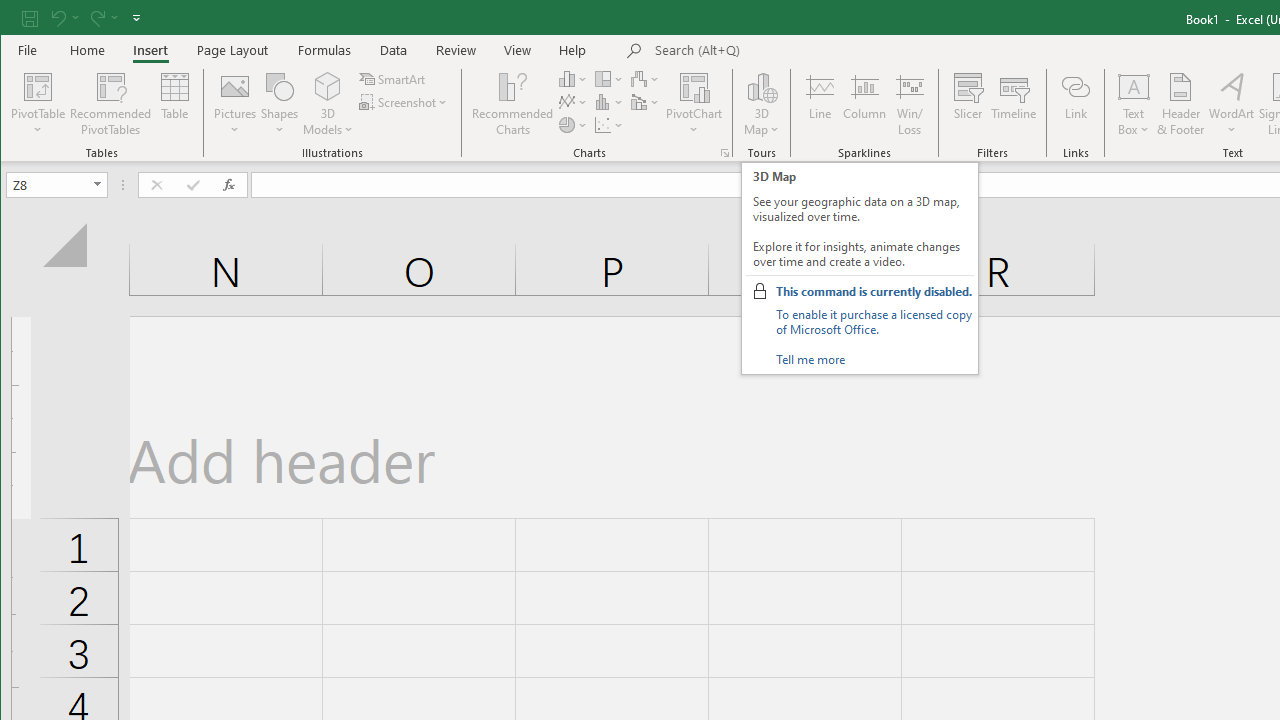  I want to click on 'WordArt', so click(1231, 104).